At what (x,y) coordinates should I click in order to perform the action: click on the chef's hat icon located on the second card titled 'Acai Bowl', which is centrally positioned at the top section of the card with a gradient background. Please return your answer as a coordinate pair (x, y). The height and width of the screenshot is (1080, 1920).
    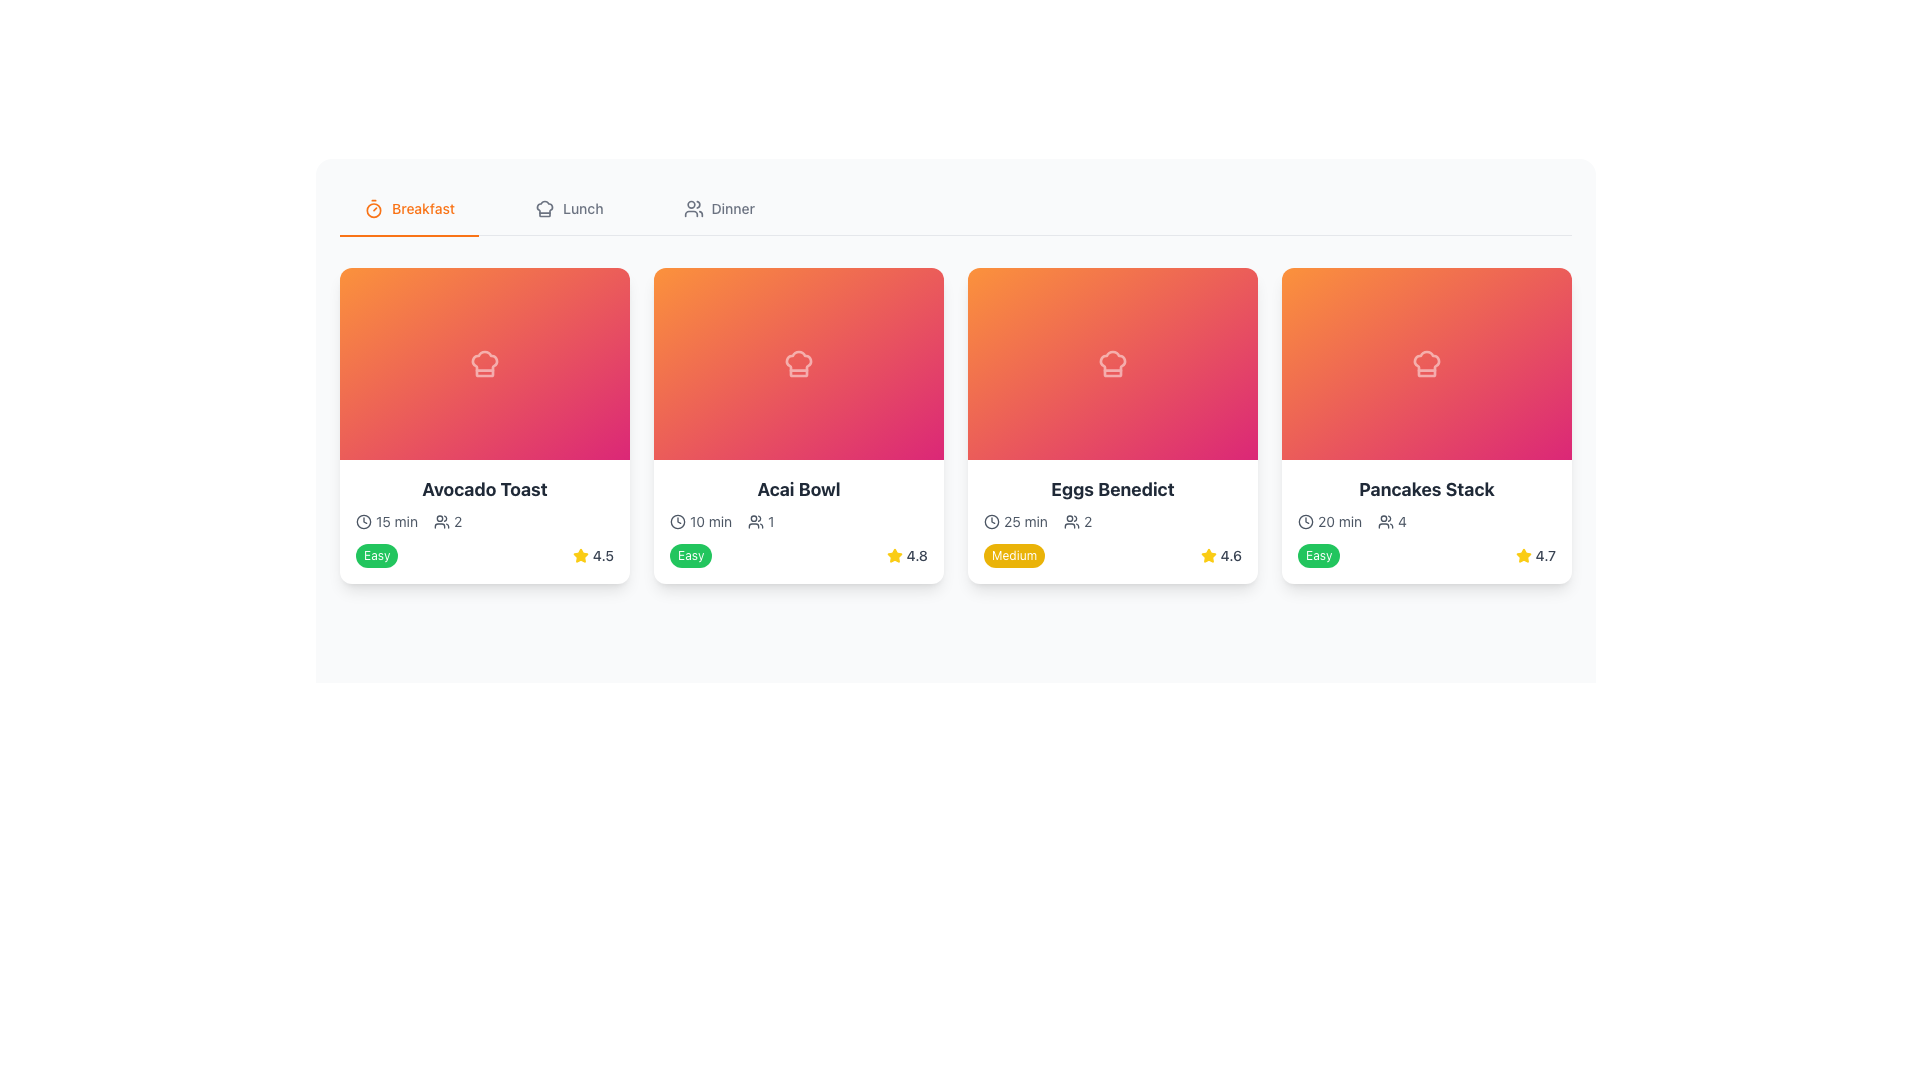
    Looking at the image, I should click on (797, 363).